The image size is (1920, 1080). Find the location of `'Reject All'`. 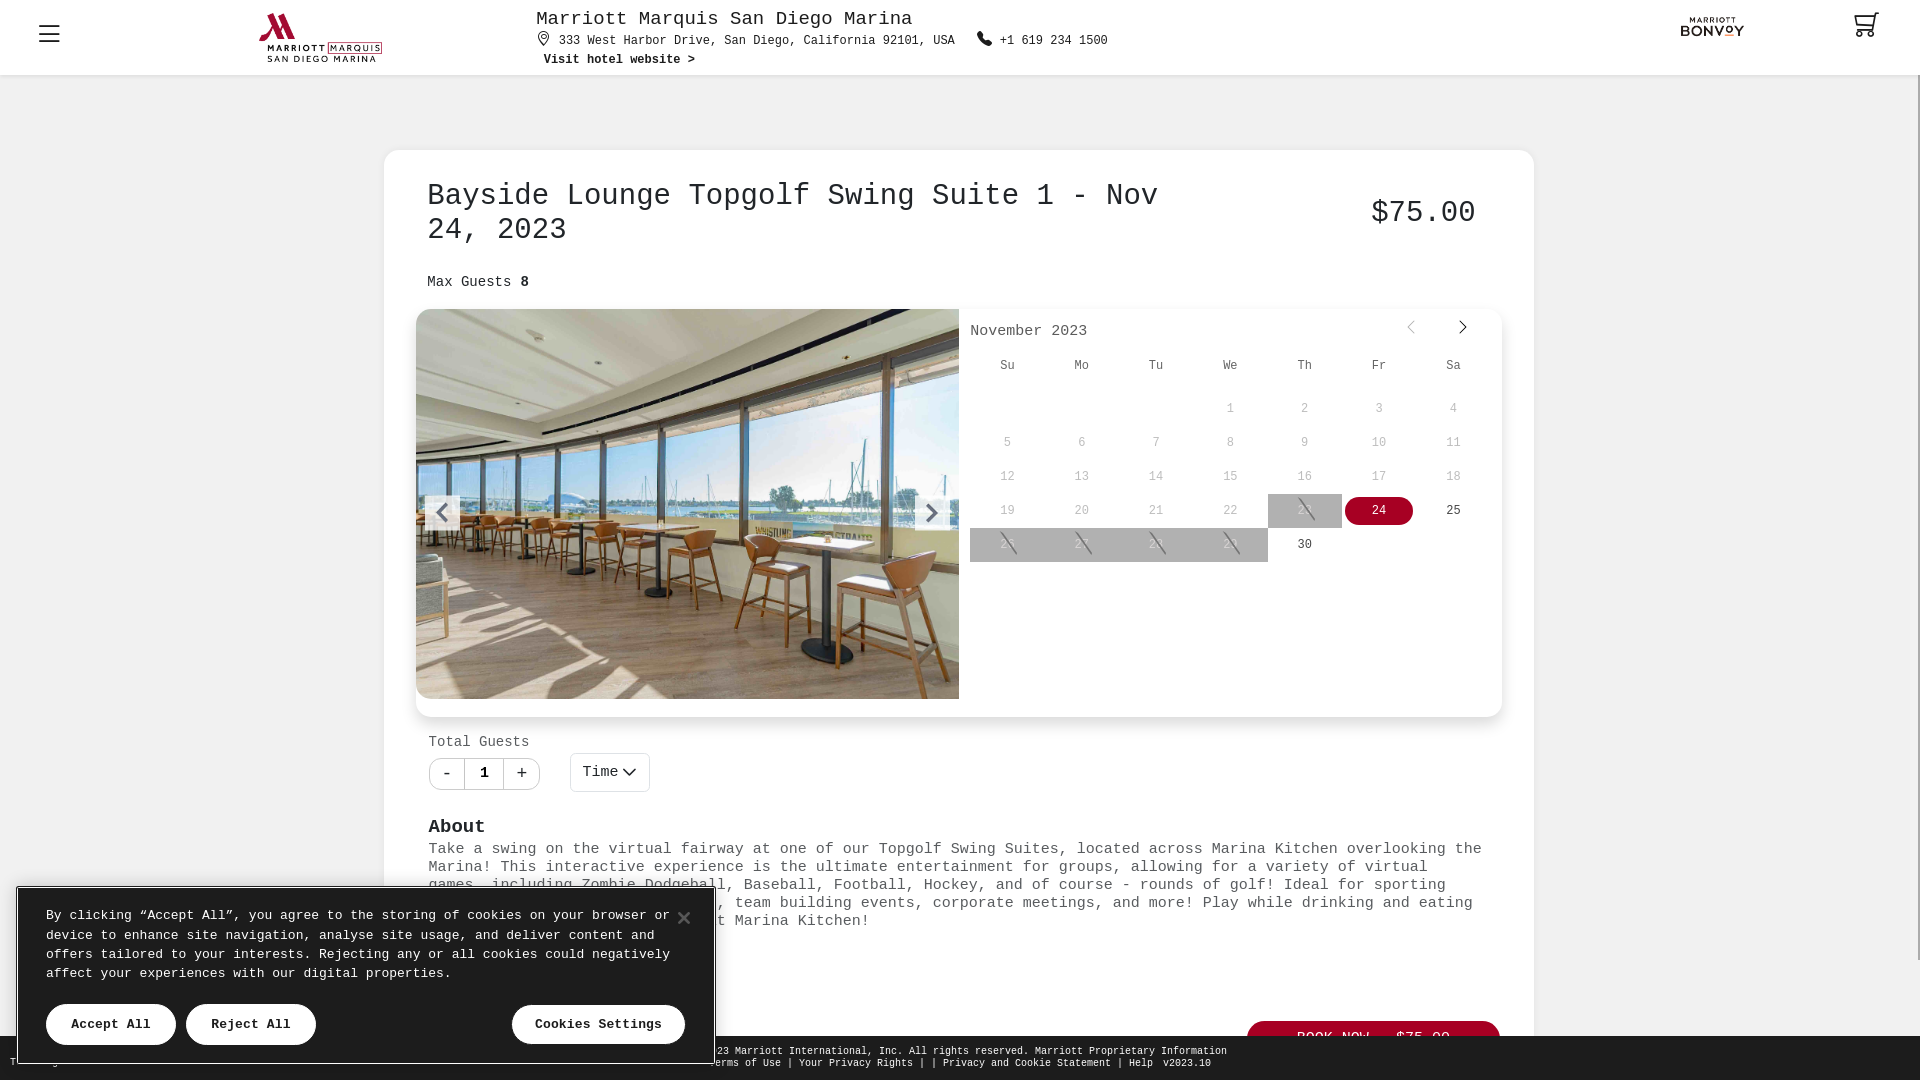

'Reject All' is located at coordinates (186, 1025).